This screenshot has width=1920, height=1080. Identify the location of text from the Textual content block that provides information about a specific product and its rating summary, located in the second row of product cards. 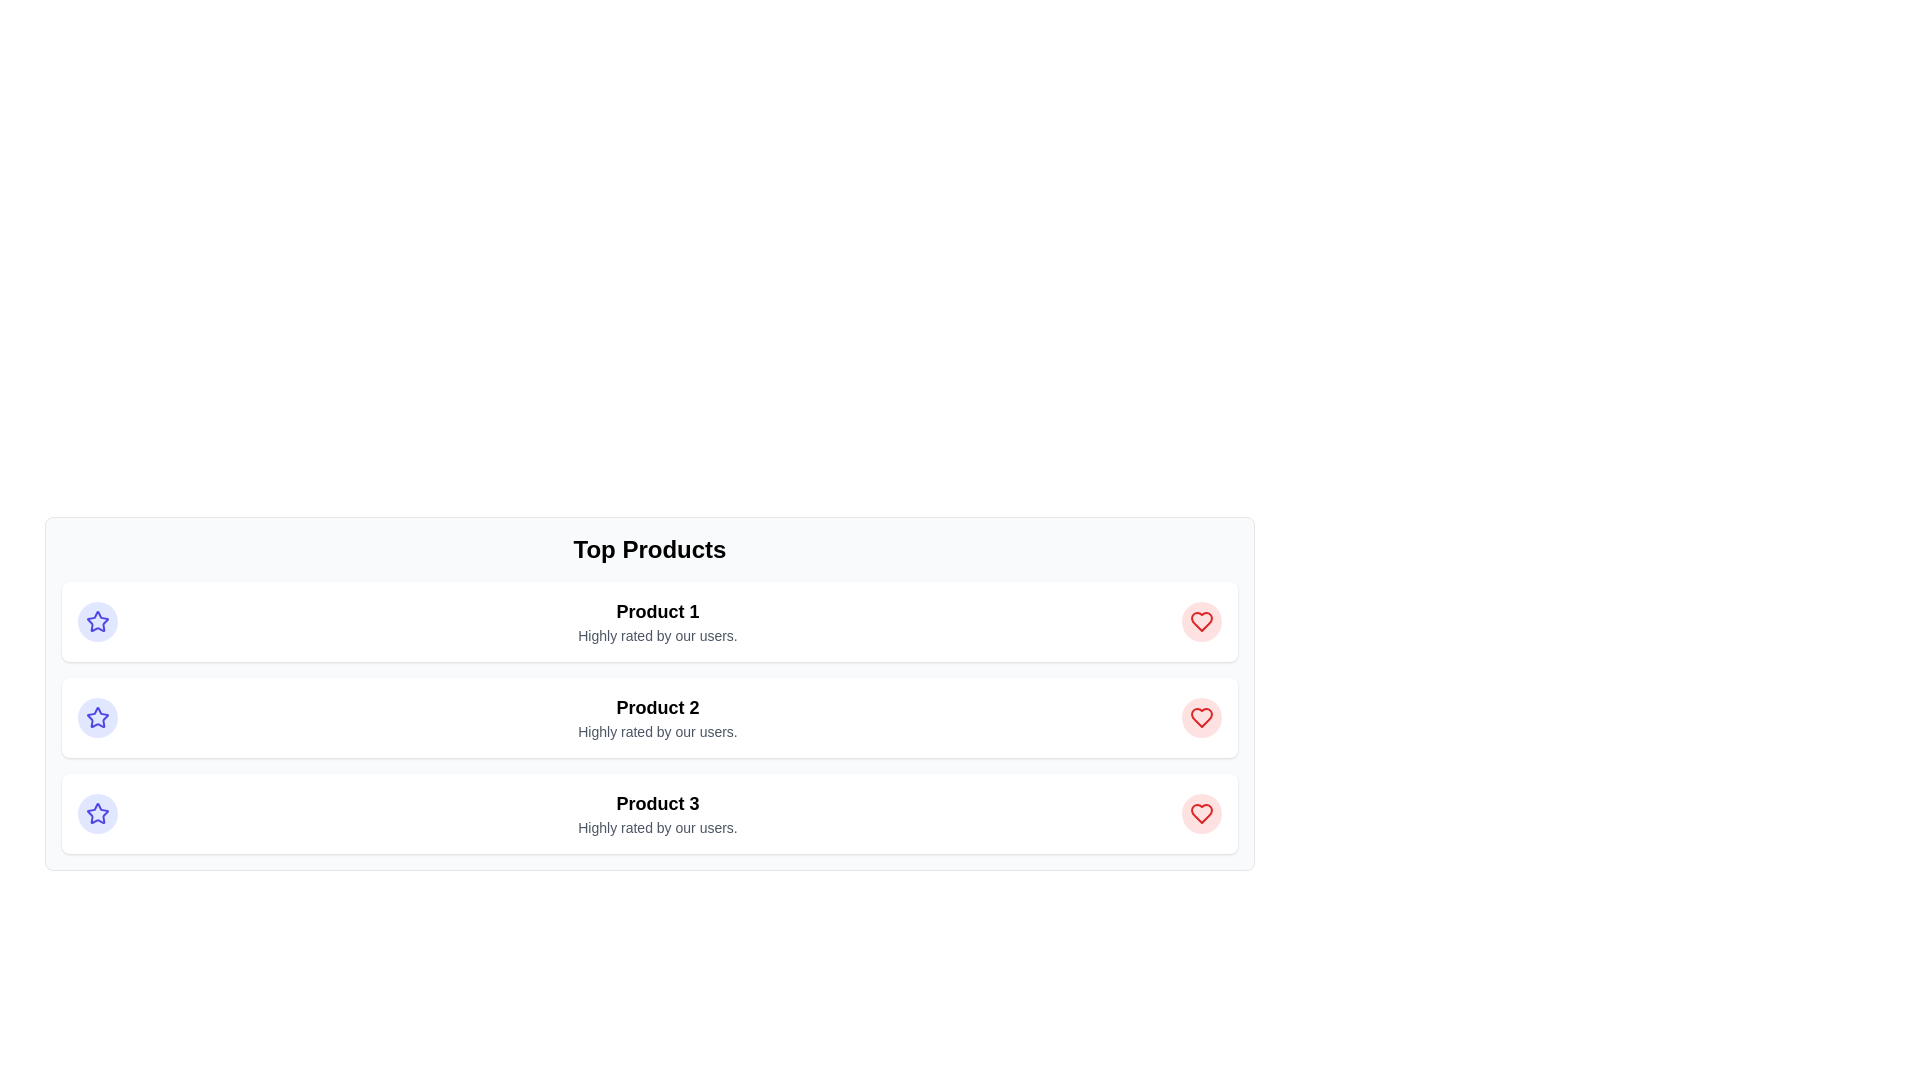
(657, 716).